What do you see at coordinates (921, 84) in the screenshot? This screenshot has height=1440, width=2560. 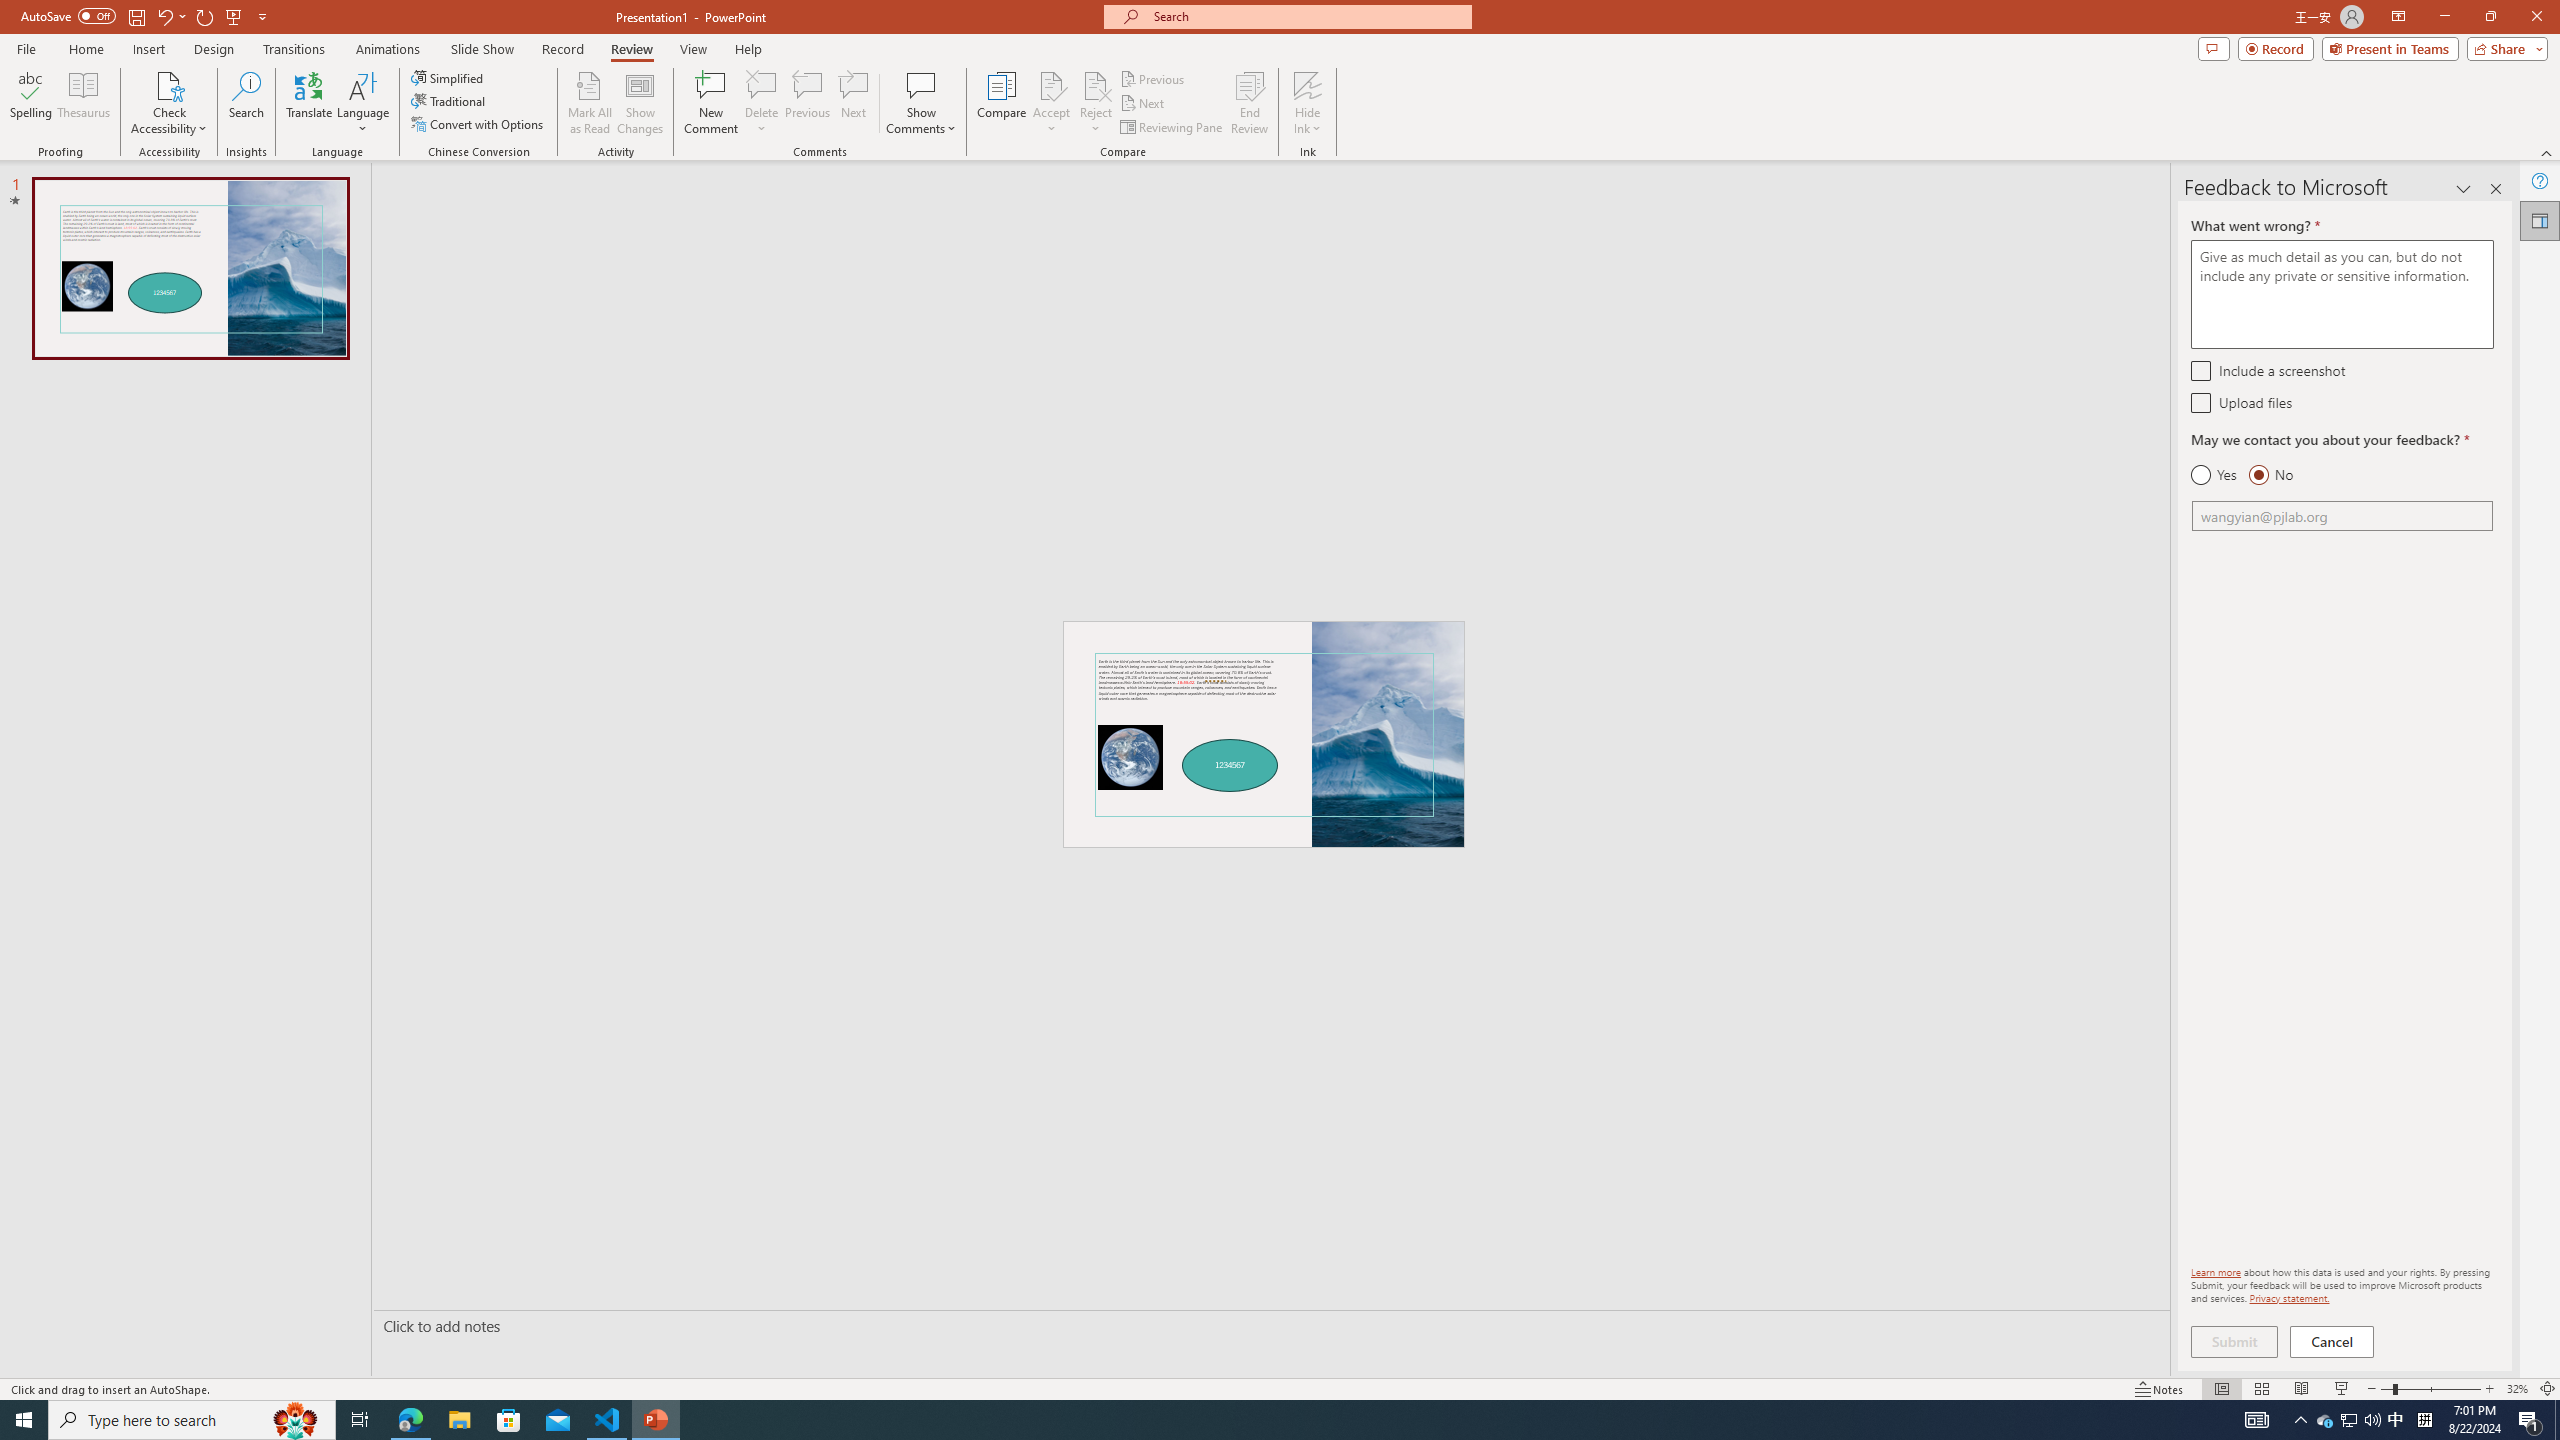 I see `'Show Comments'` at bounding box center [921, 84].